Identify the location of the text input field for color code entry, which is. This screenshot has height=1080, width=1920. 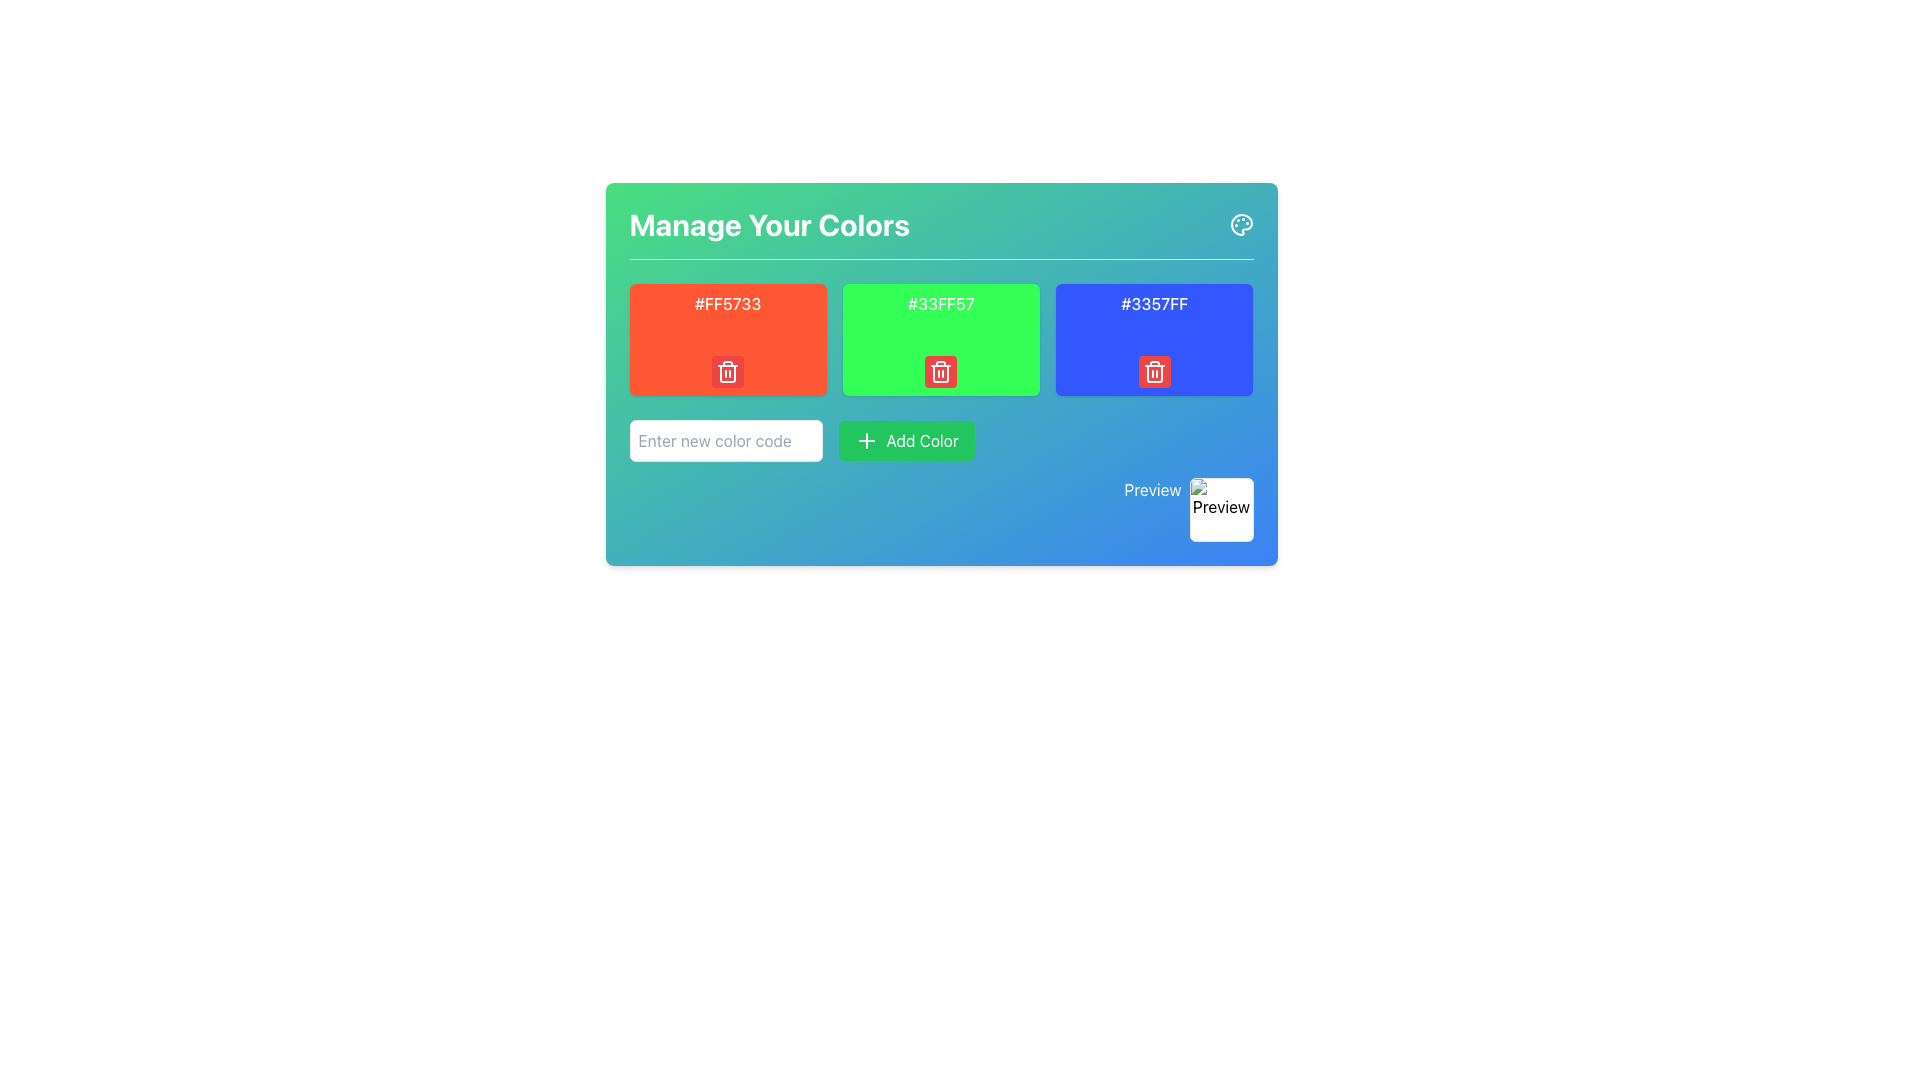
(724, 439).